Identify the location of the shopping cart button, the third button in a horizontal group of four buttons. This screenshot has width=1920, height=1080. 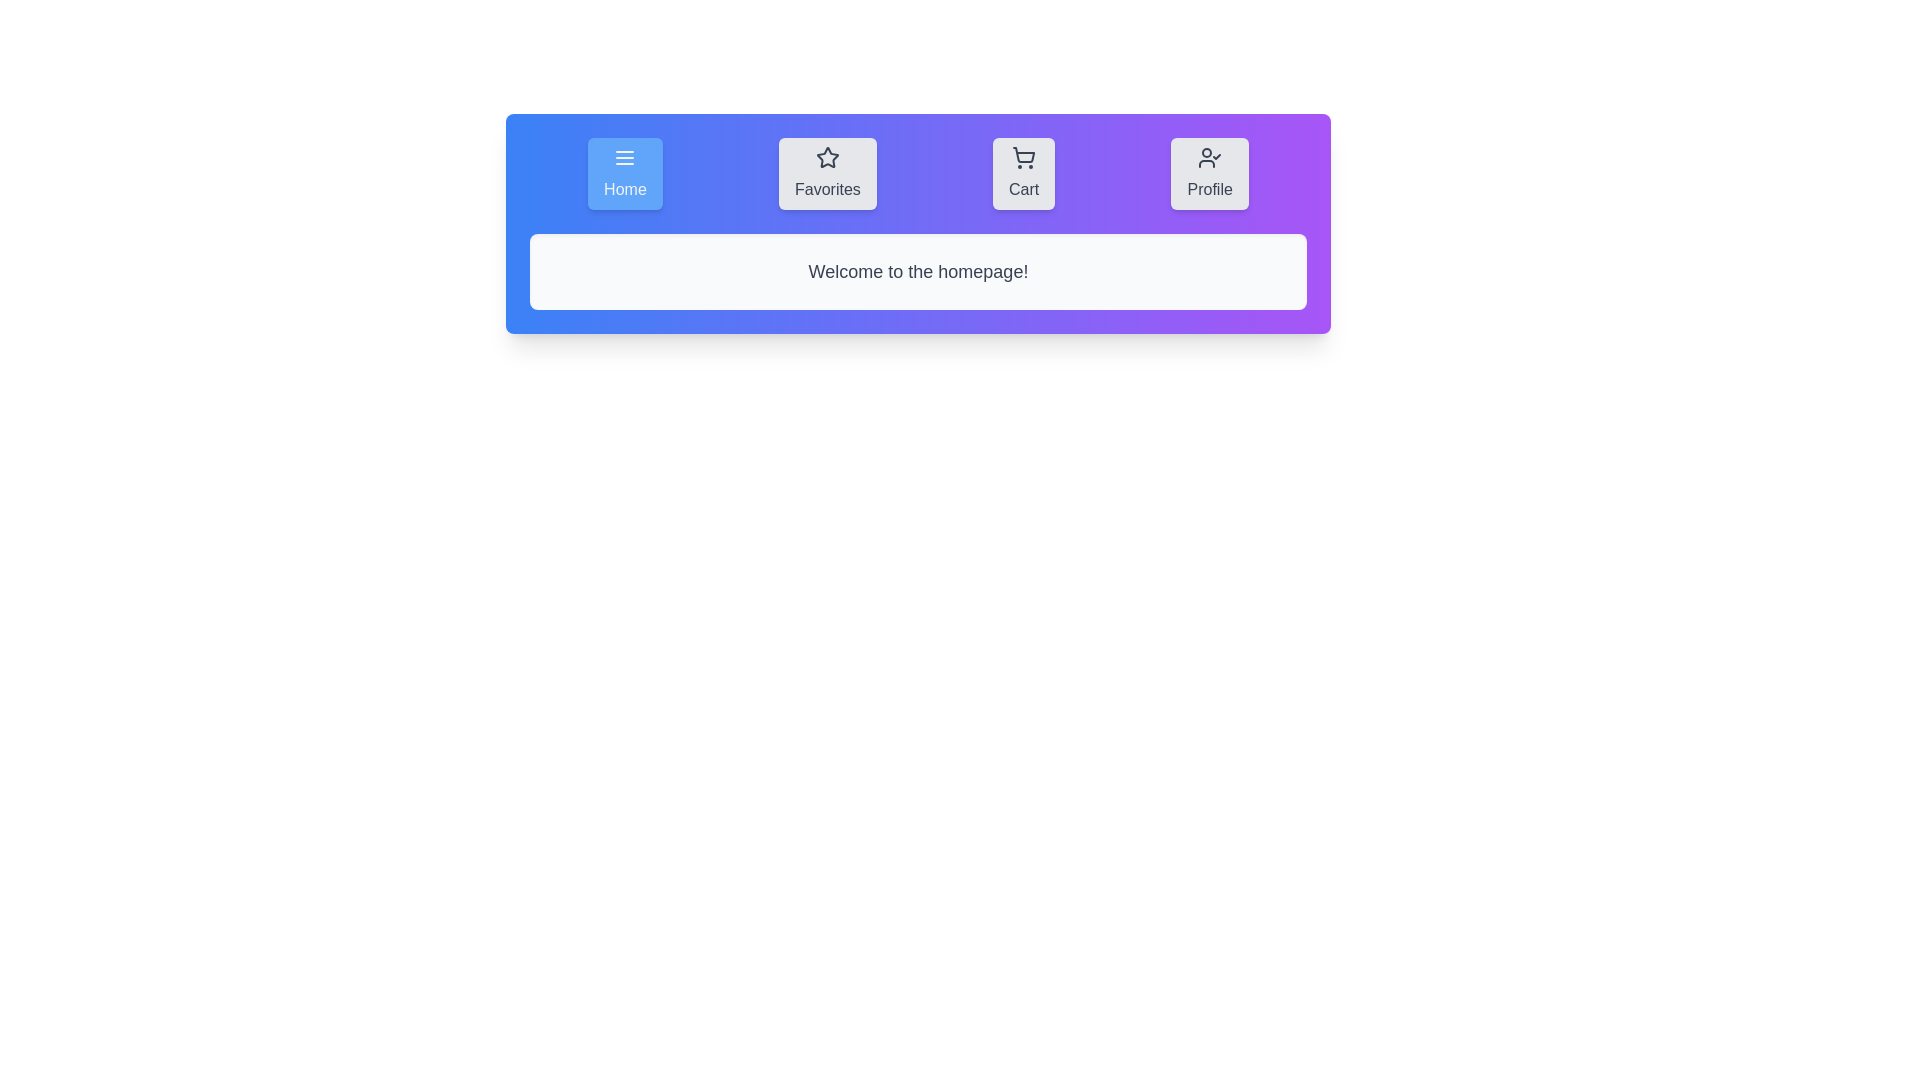
(1024, 172).